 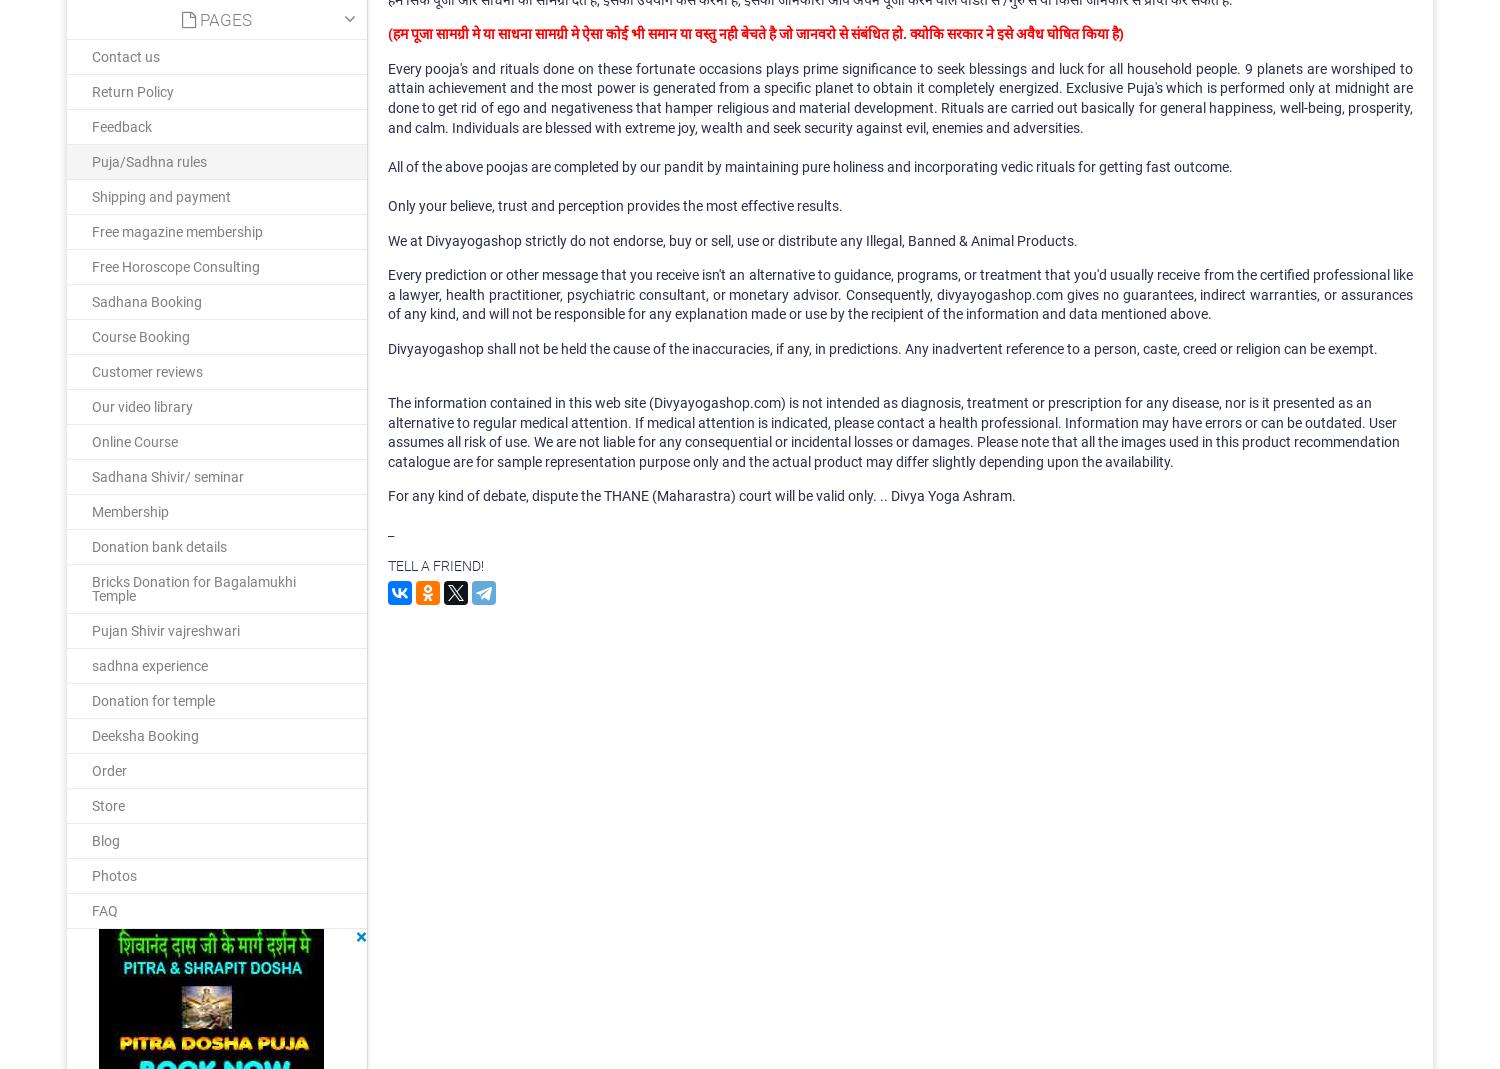 What do you see at coordinates (133, 89) in the screenshot?
I see `'Return Policy'` at bounding box center [133, 89].